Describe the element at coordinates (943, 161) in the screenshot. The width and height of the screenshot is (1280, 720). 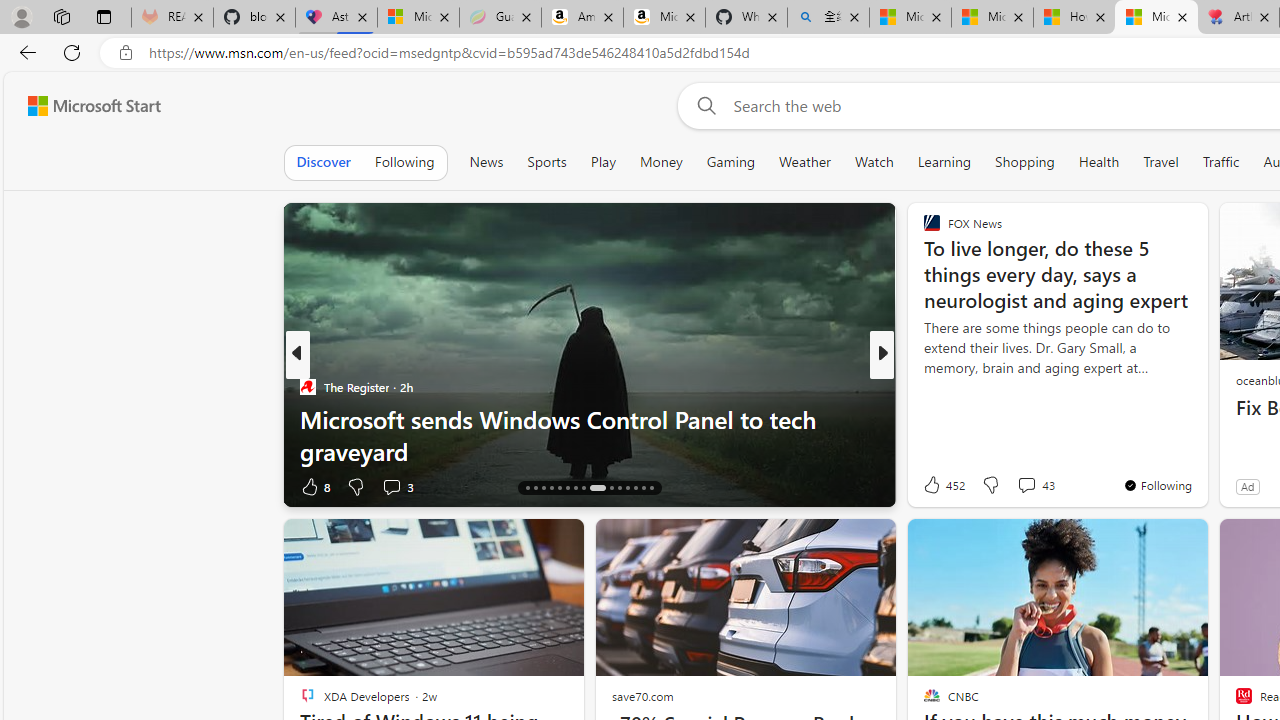
I see `'Learning'` at that location.